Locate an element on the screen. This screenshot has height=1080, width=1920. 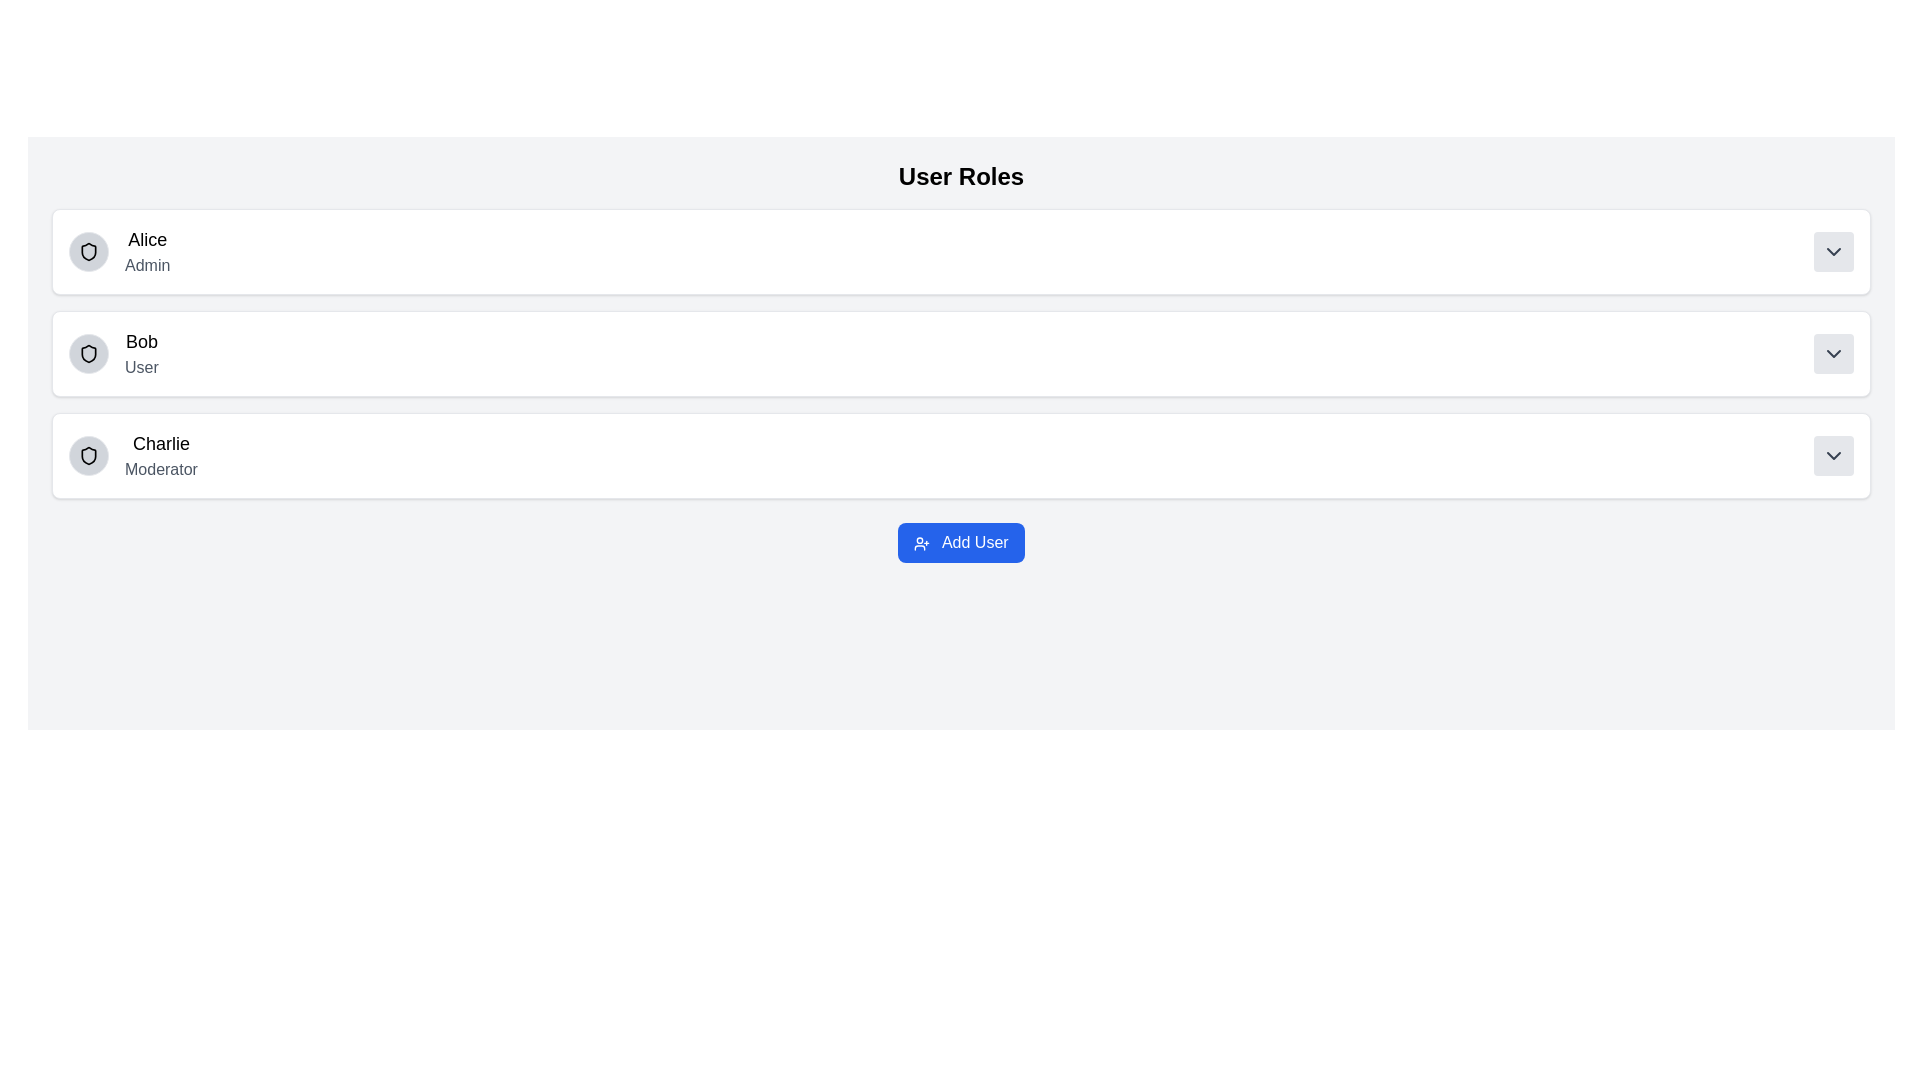
the static text label element displaying 'Bob', which is part of the 'User Roles' list, located above 'Charlie' and below 'Alice' is located at coordinates (140, 341).